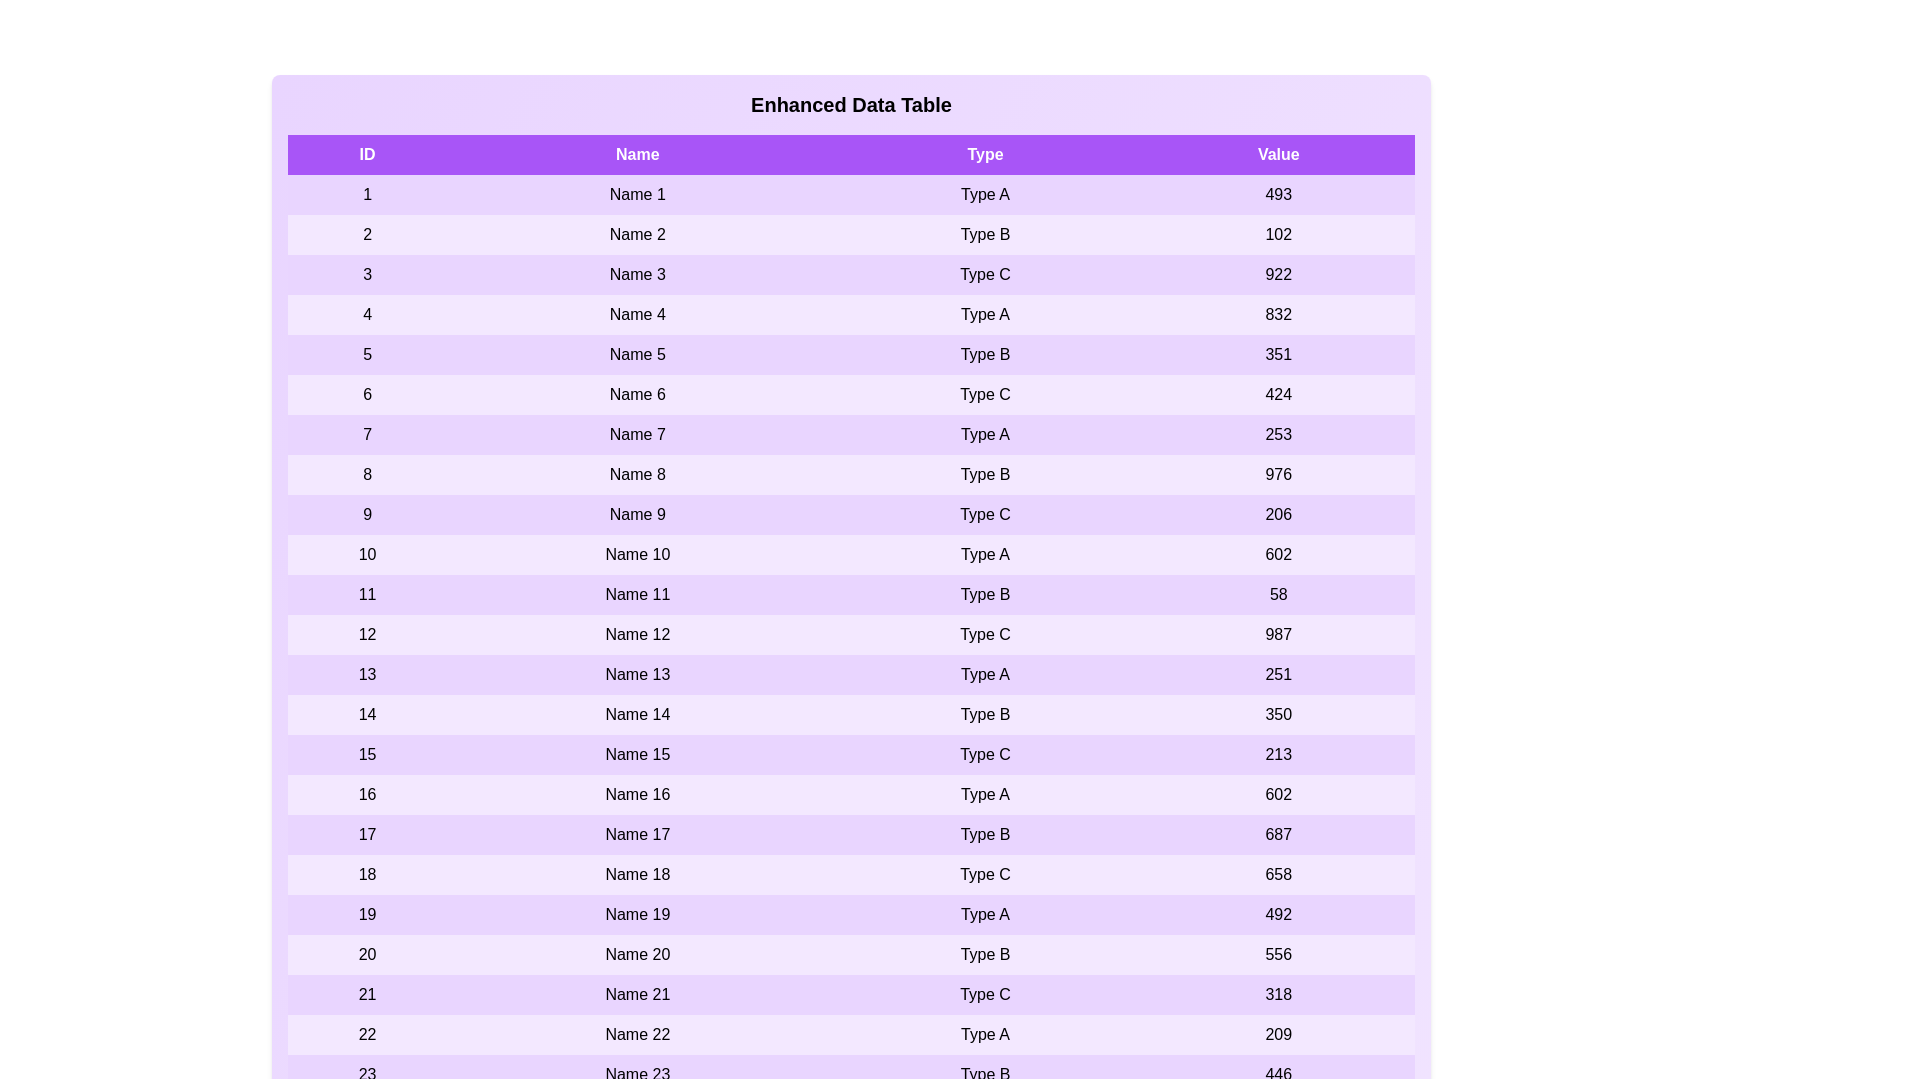 The image size is (1920, 1080). Describe the element at coordinates (367, 153) in the screenshot. I see `the ID column header to sort the table by that column` at that location.